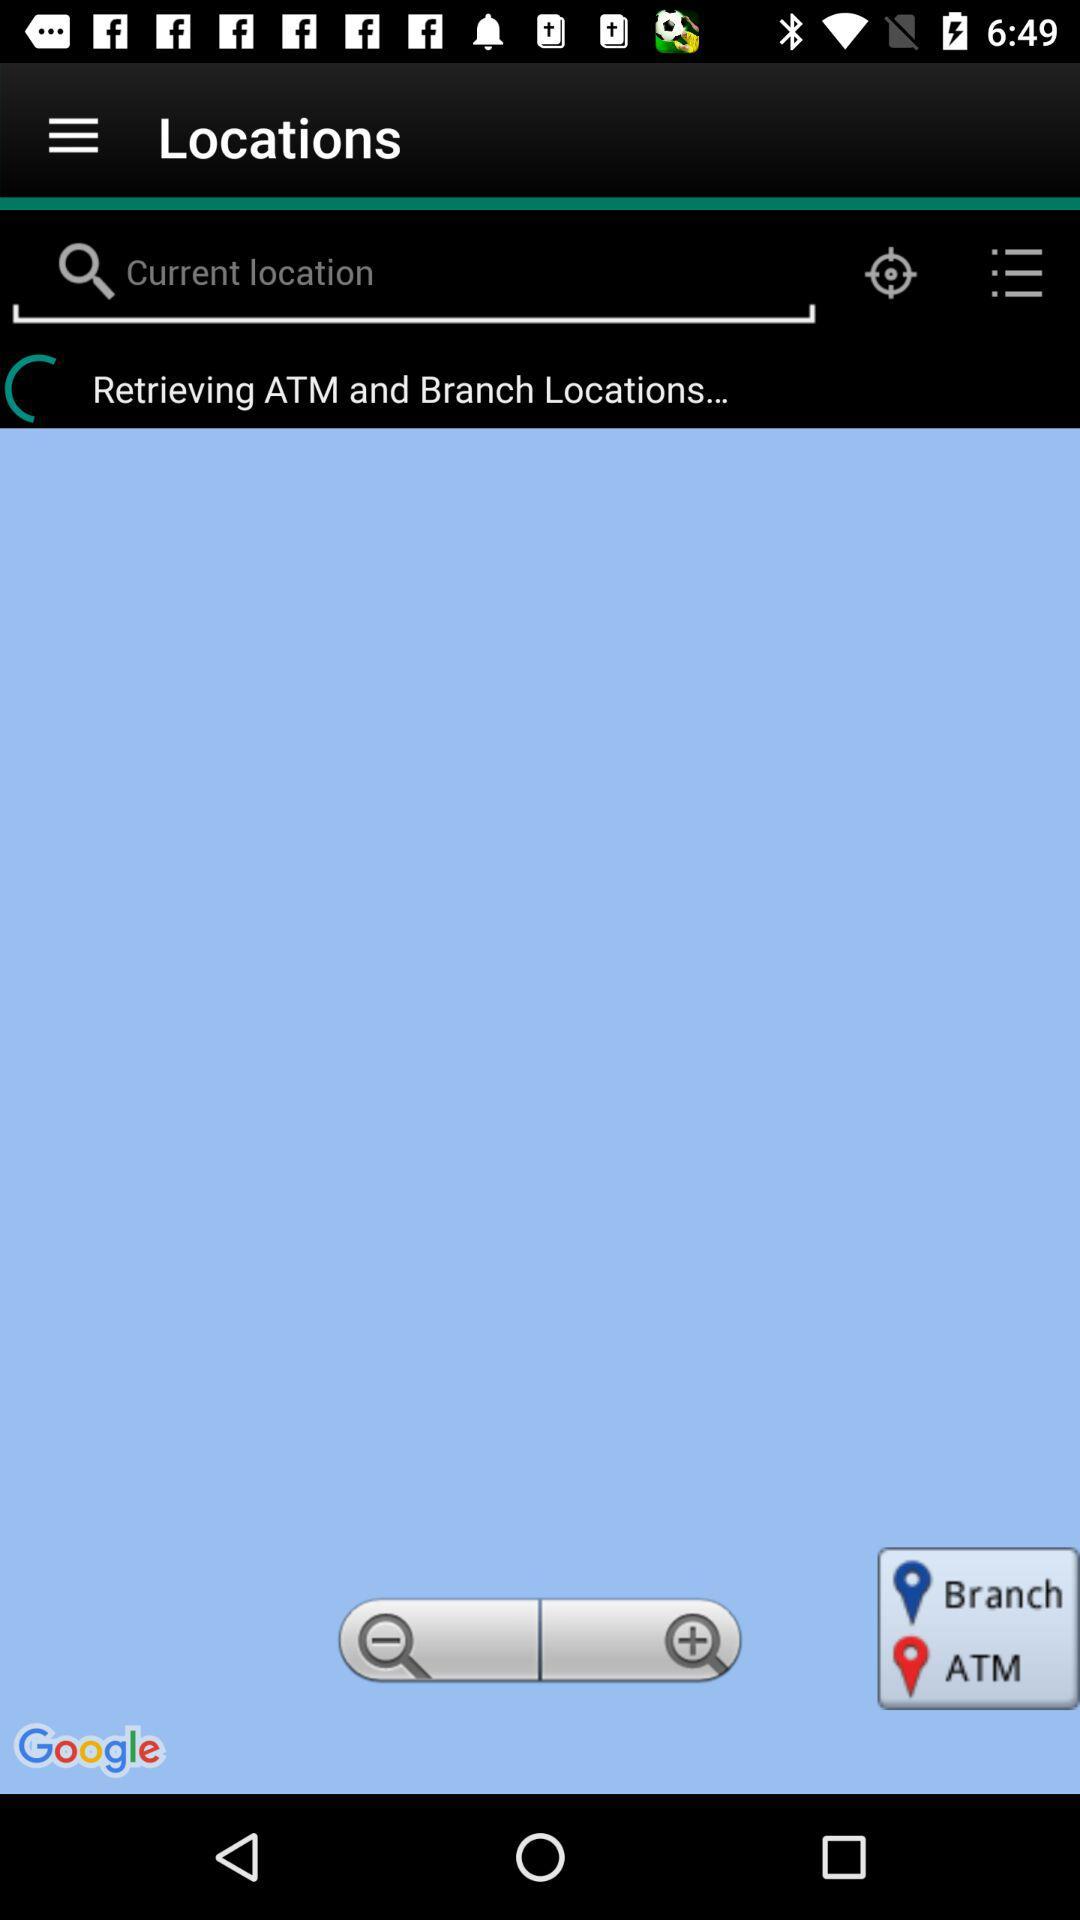 This screenshot has width=1080, height=1920. What do you see at coordinates (644, 1646) in the screenshot?
I see `increase magnification` at bounding box center [644, 1646].